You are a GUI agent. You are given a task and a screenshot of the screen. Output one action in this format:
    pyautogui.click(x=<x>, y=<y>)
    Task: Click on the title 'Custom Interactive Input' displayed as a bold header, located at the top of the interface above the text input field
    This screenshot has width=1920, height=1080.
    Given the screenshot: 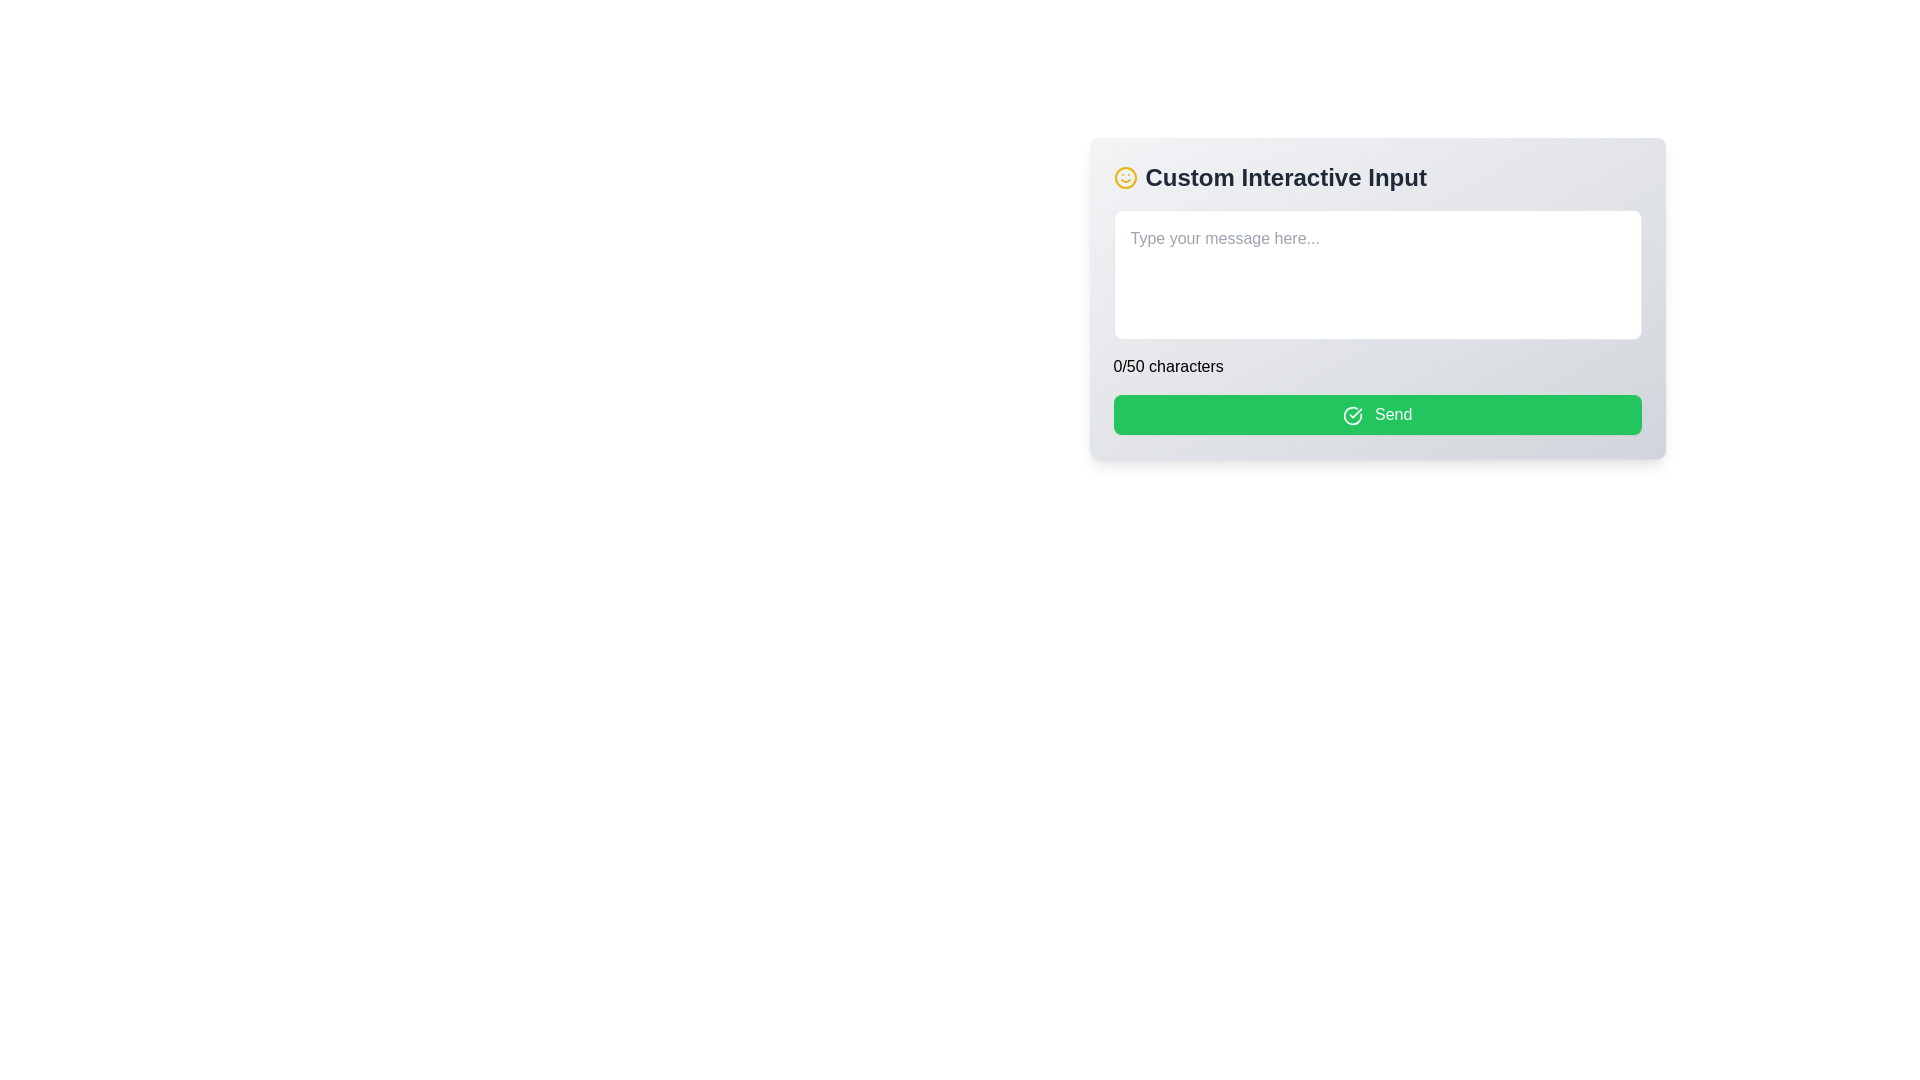 What is the action you would take?
    pyautogui.click(x=1376, y=176)
    